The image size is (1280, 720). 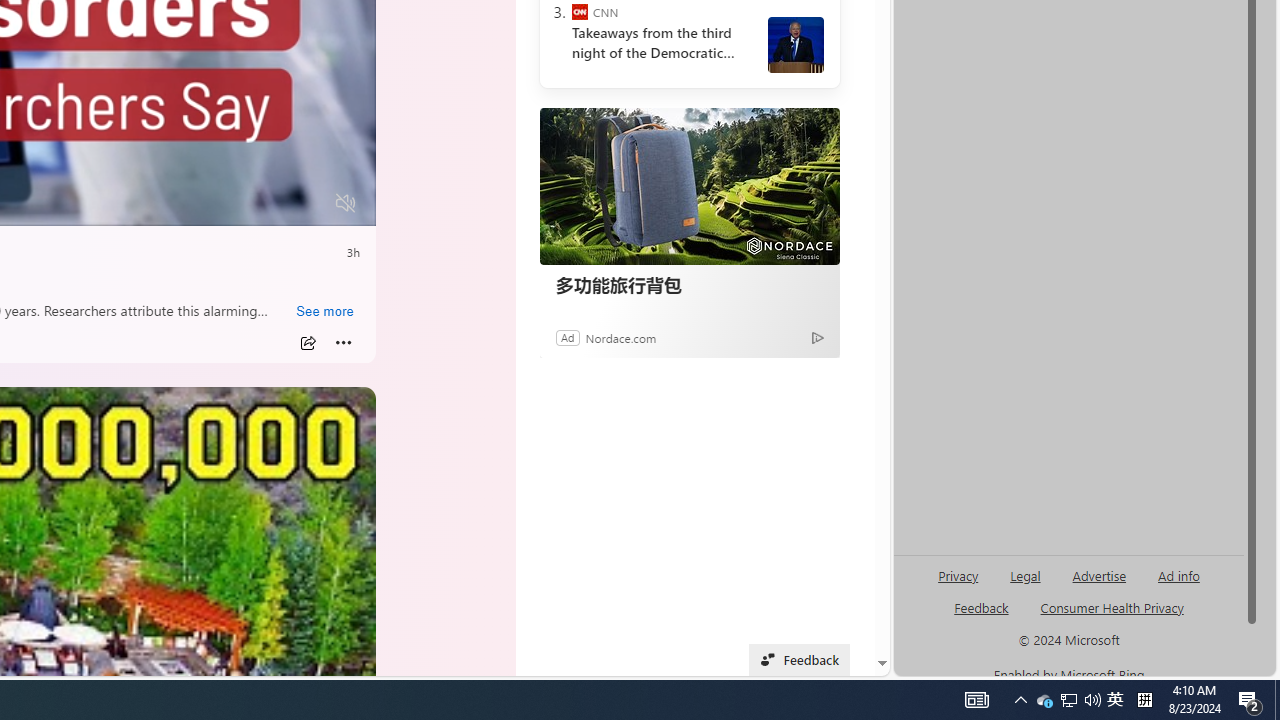 What do you see at coordinates (306, 342) in the screenshot?
I see `'Share'` at bounding box center [306, 342].